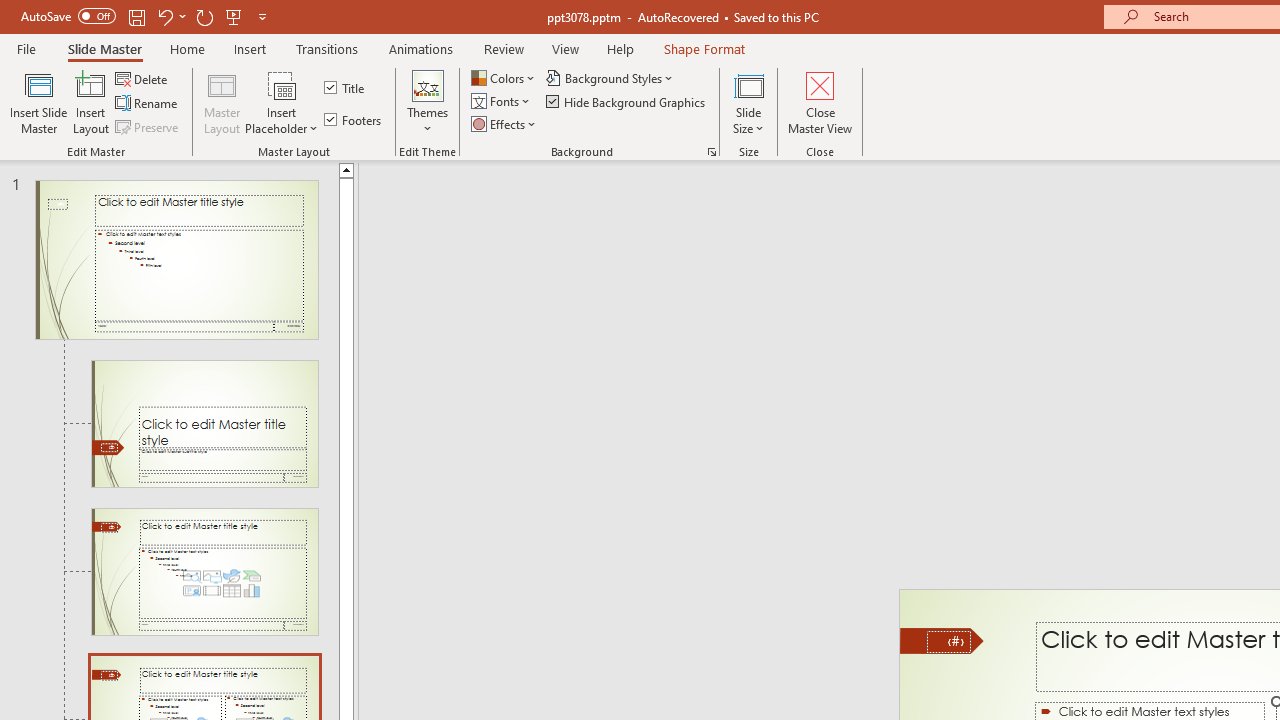  What do you see at coordinates (354, 119) in the screenshot?
I see `'Footers'` at bounding box center [354, 119].